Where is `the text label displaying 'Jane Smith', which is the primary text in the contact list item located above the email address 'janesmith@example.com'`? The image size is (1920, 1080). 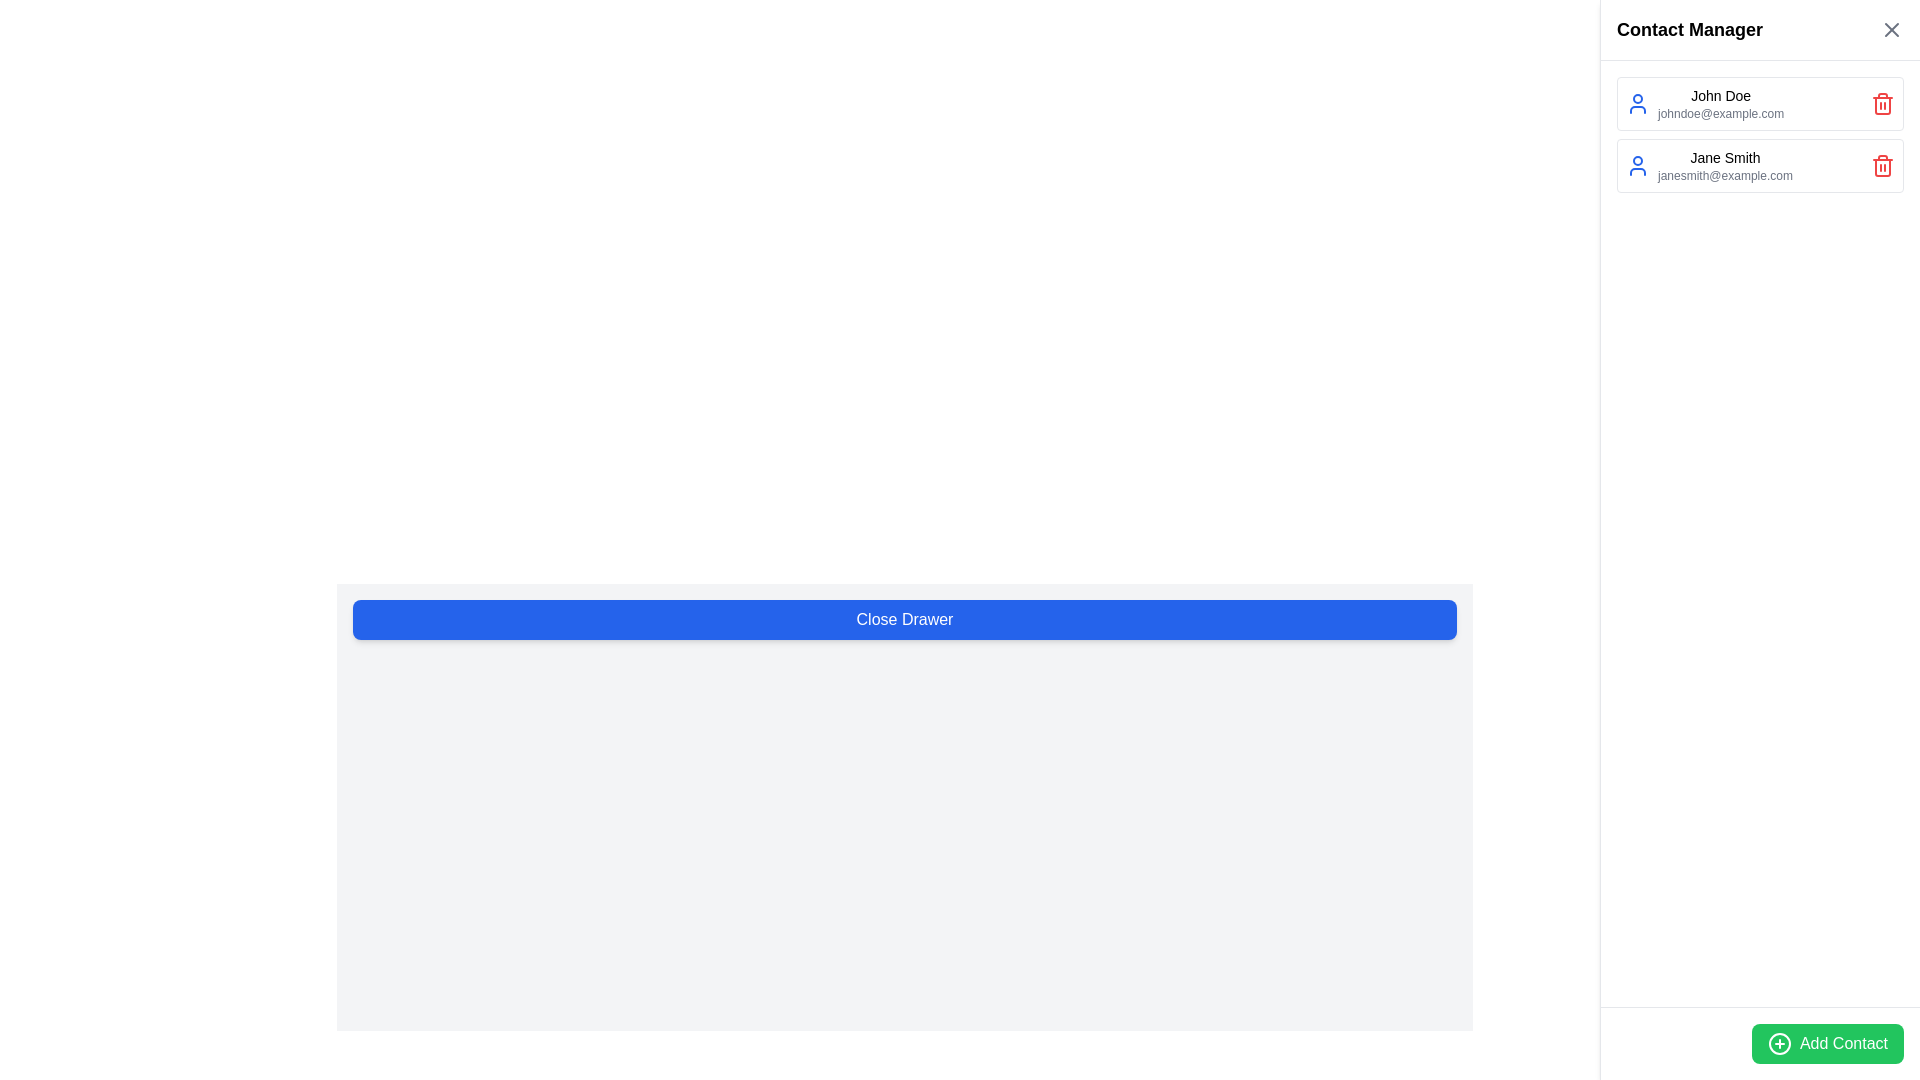 the text label displaying 'Jane Smith', which is the primary text in the contact list item located above the email address 'janesmith@example.com' is located at coordinates (1724, 157).